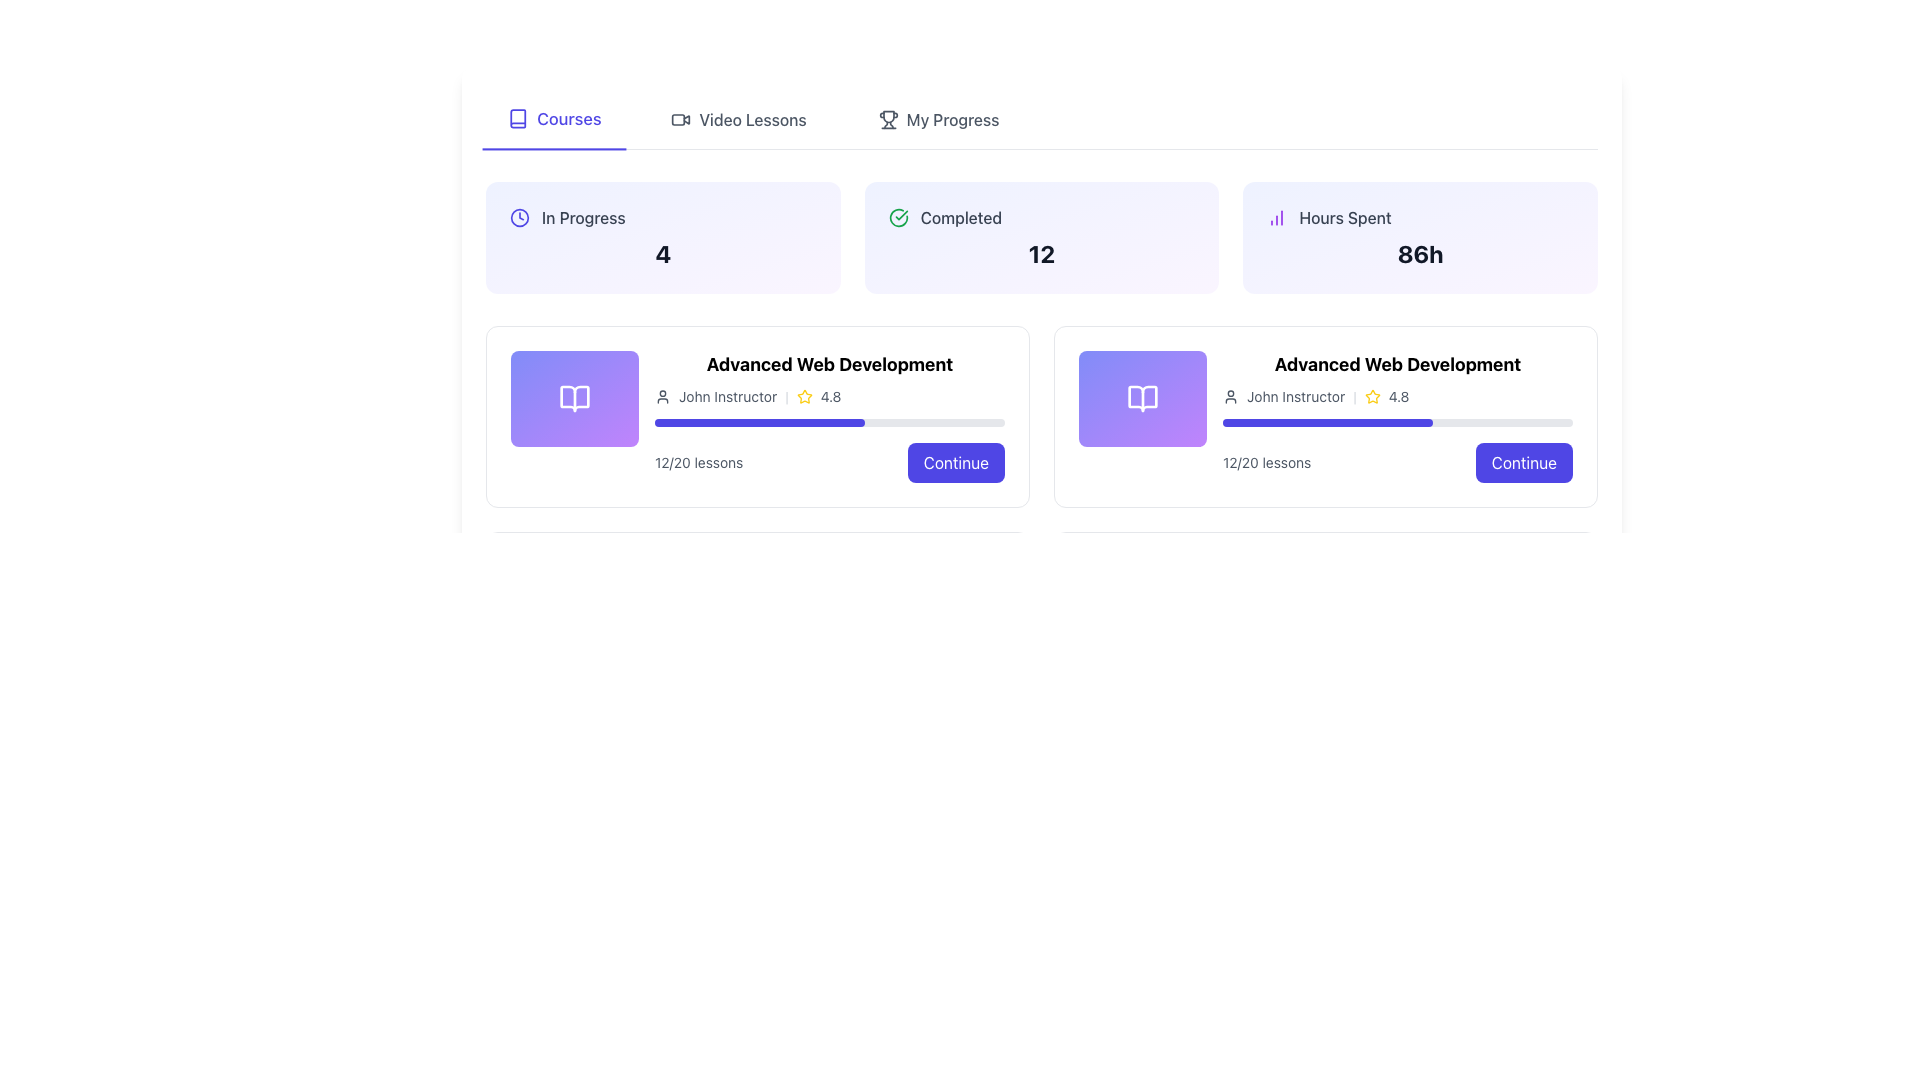 The height and width of the screenshot is (1080, 1920). What do you see at coordinates (758, 422) in the screenshot?
I see `the filled segment of the Progress bar, which visually indicates 60% completion of the task related to 'Advanced Web Development'` at bounding box center [758, 422].